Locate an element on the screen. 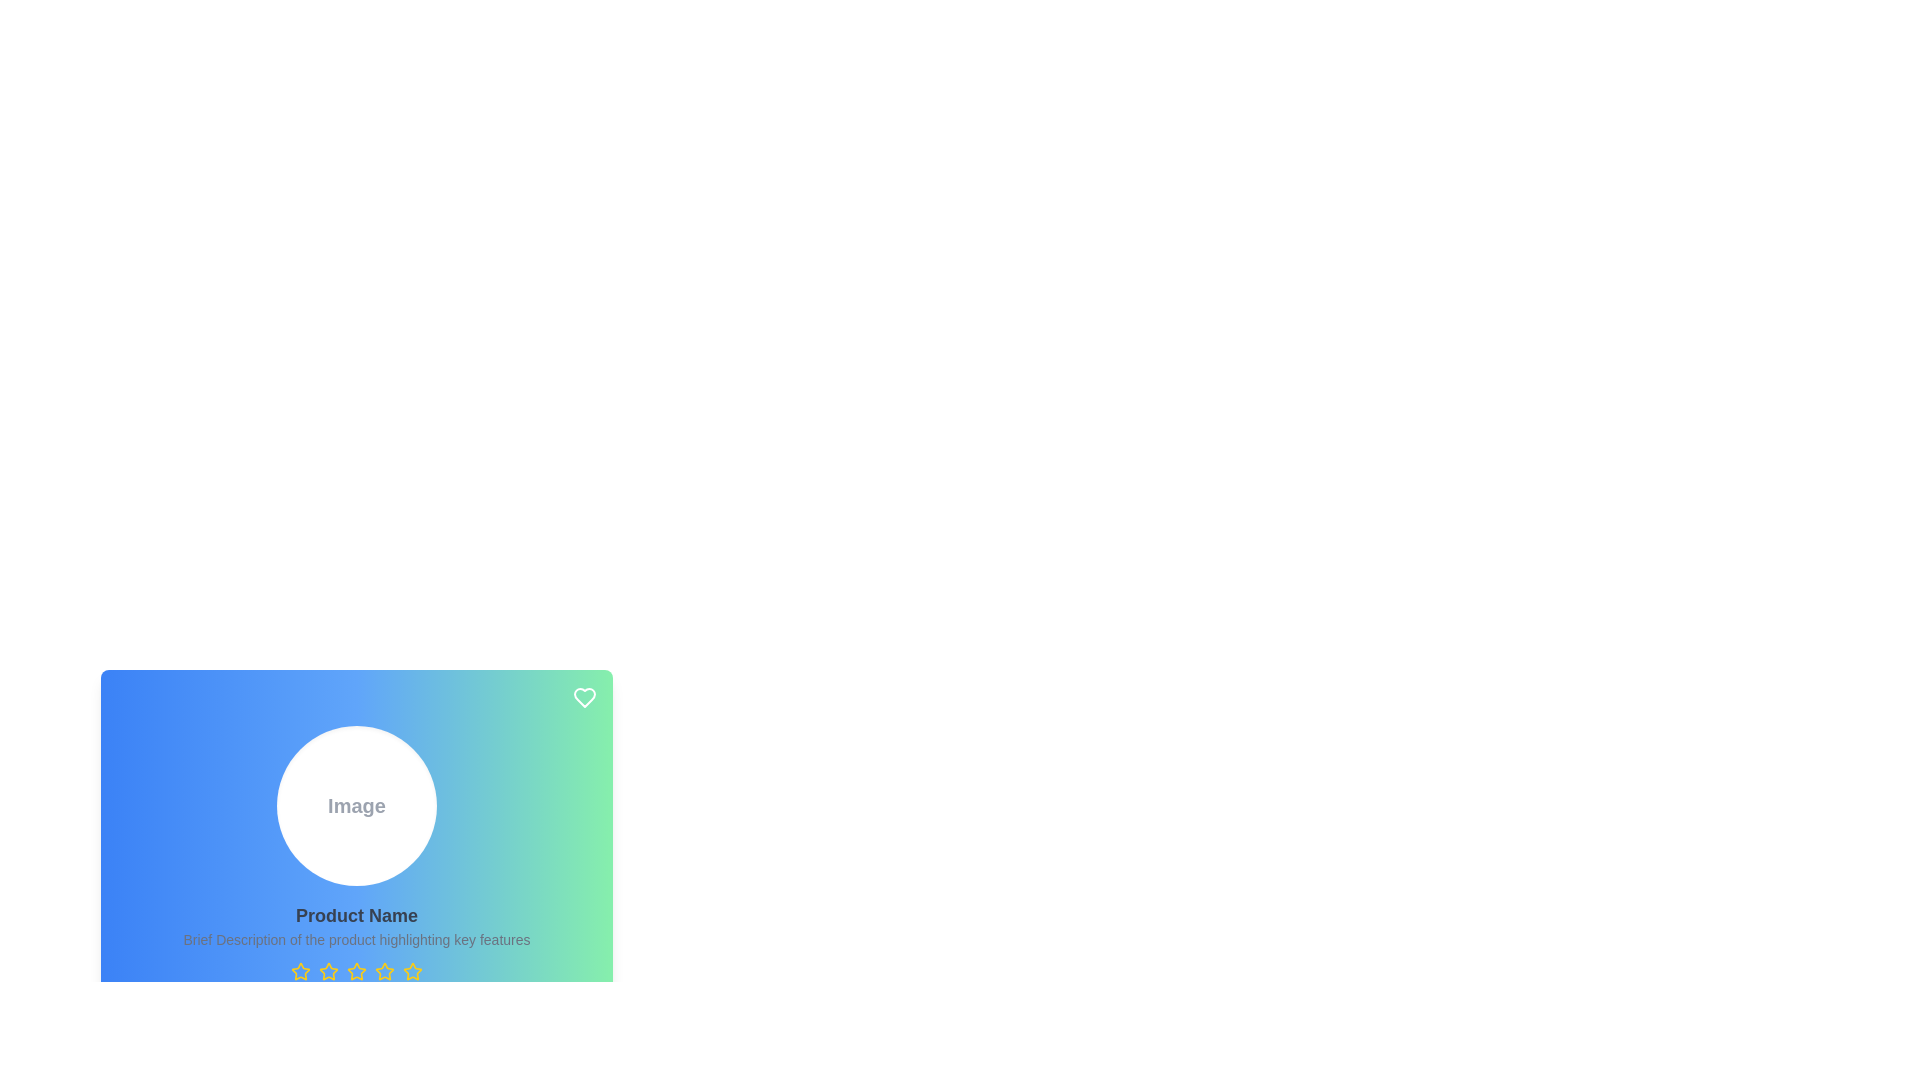  the heart-shaped icon button located in the top-right corner of the action panel is located at coordinates (584, 697).